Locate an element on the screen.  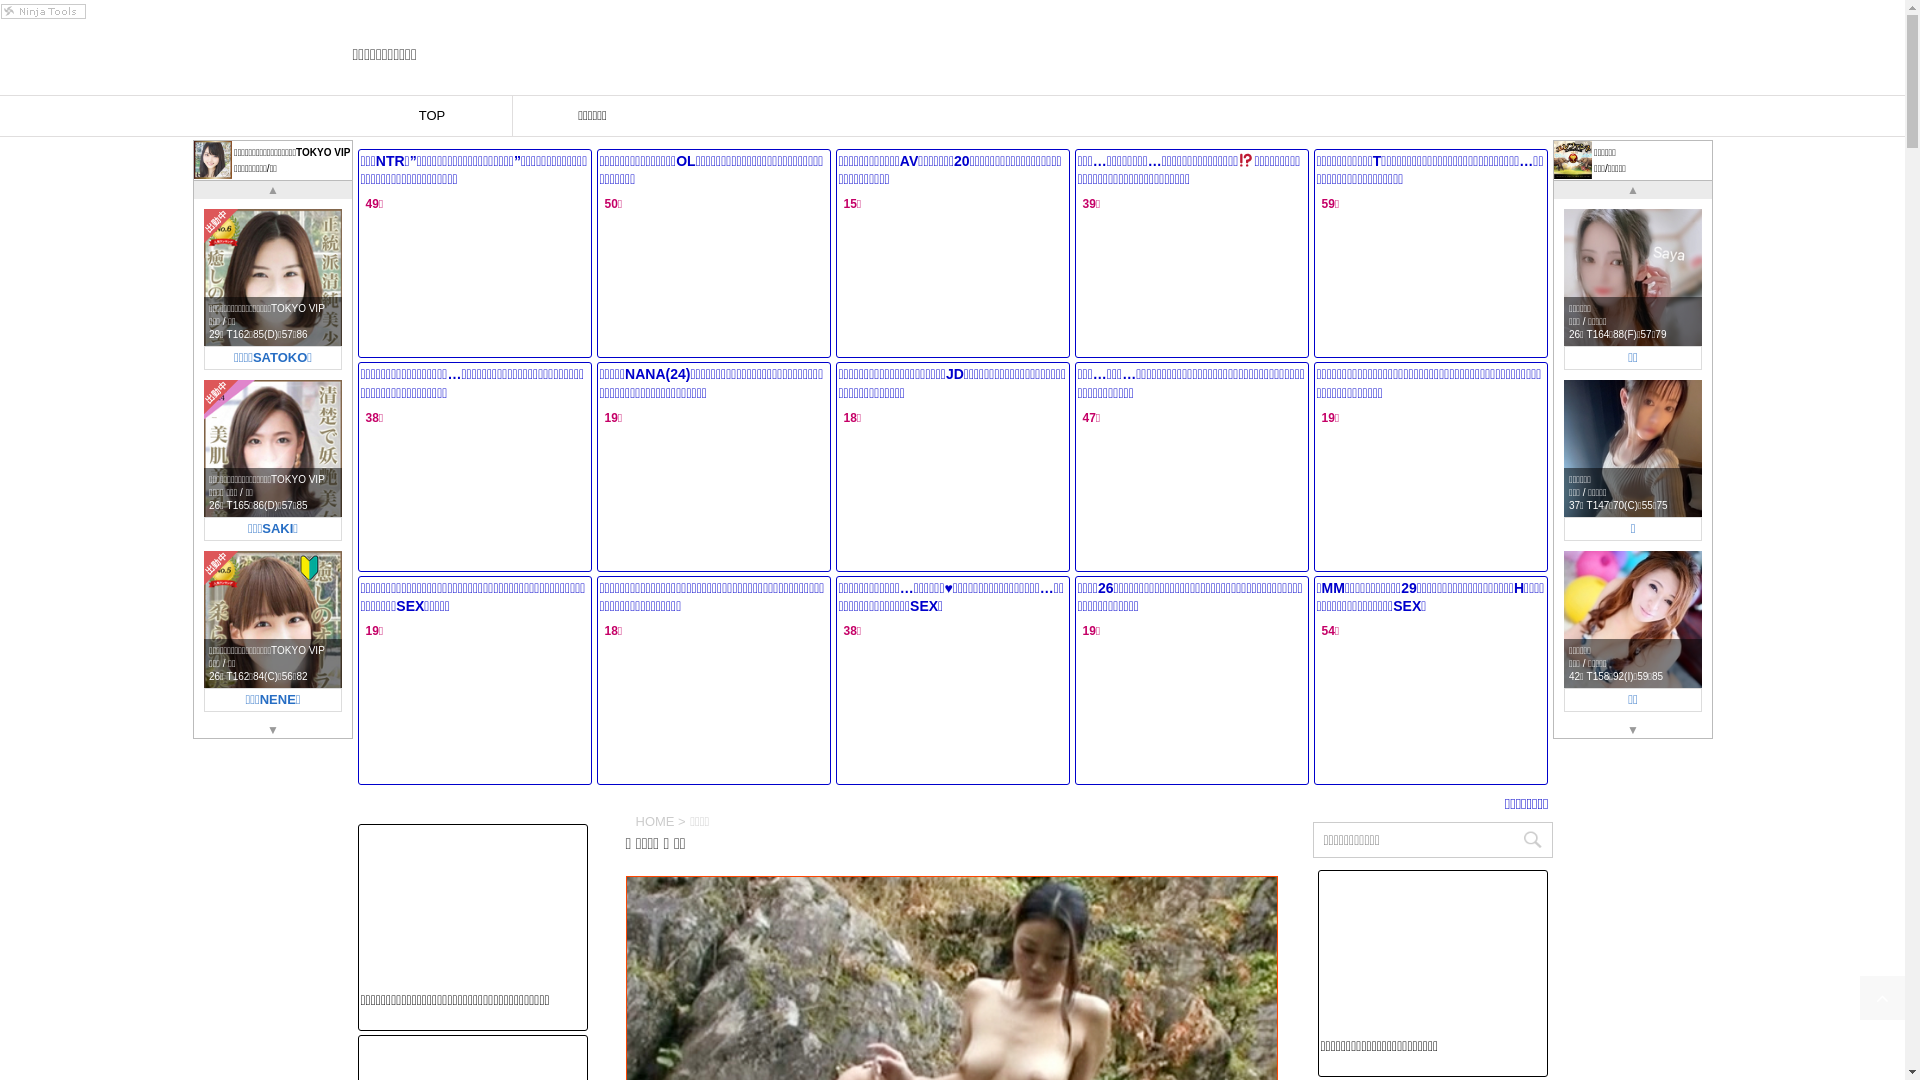
'HOME' is located at coordinates (634, 821).